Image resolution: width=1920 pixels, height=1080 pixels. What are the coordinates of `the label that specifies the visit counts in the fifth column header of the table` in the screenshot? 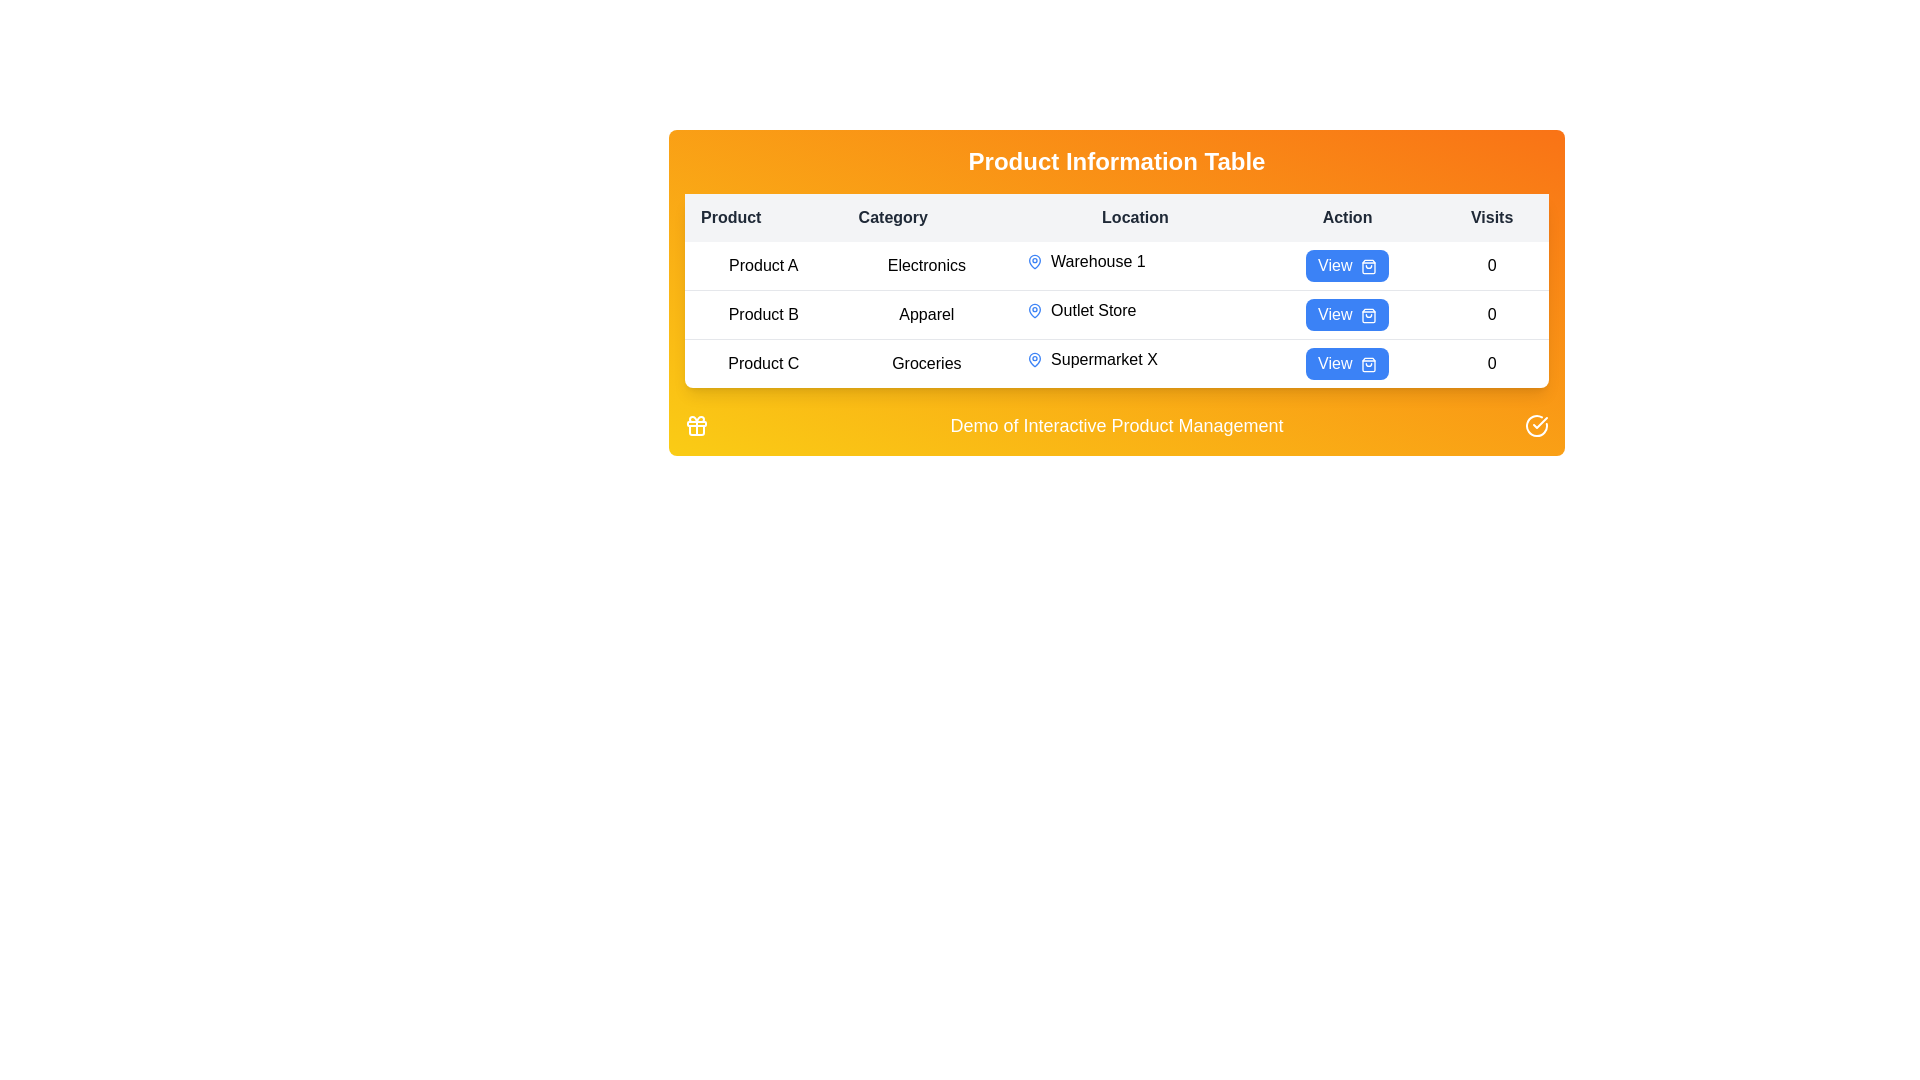 It's located at (1492, 218).